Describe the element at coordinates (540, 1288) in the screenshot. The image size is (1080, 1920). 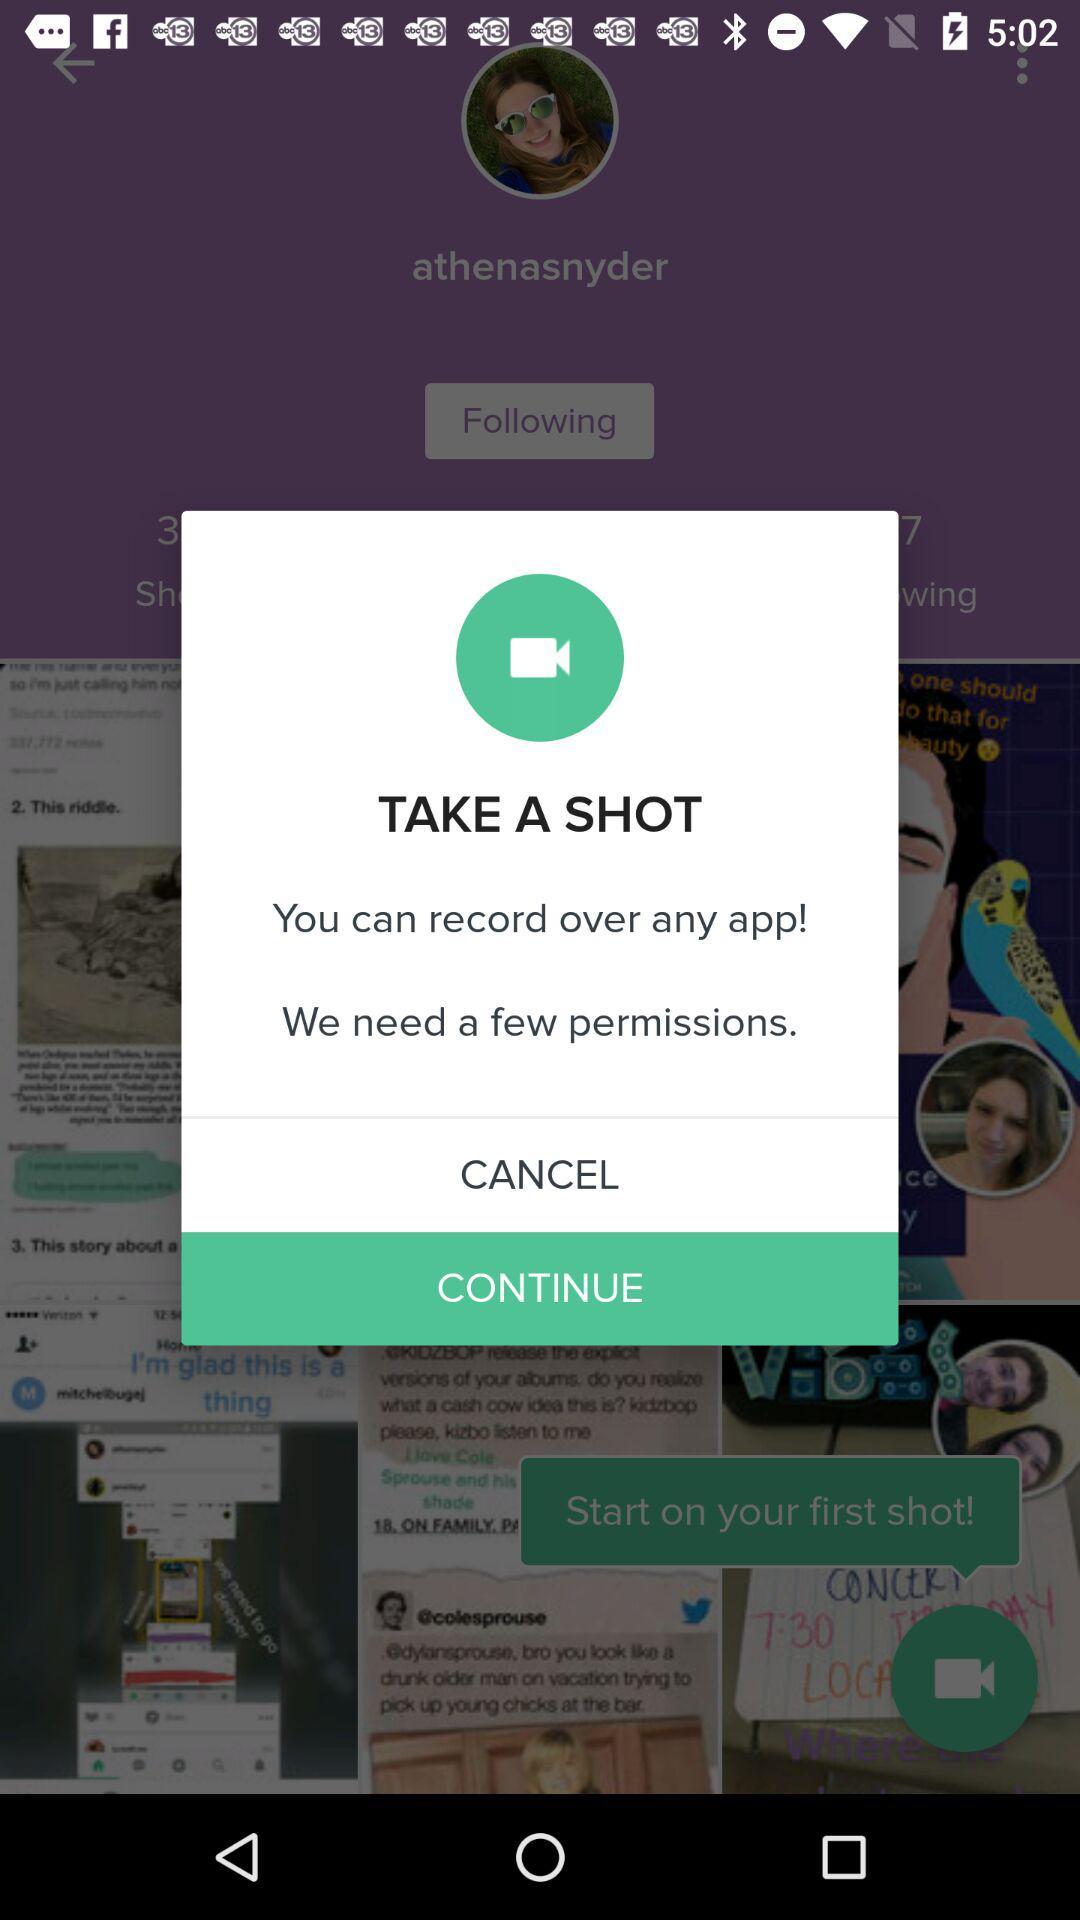
I see `the continue icon` at that location.